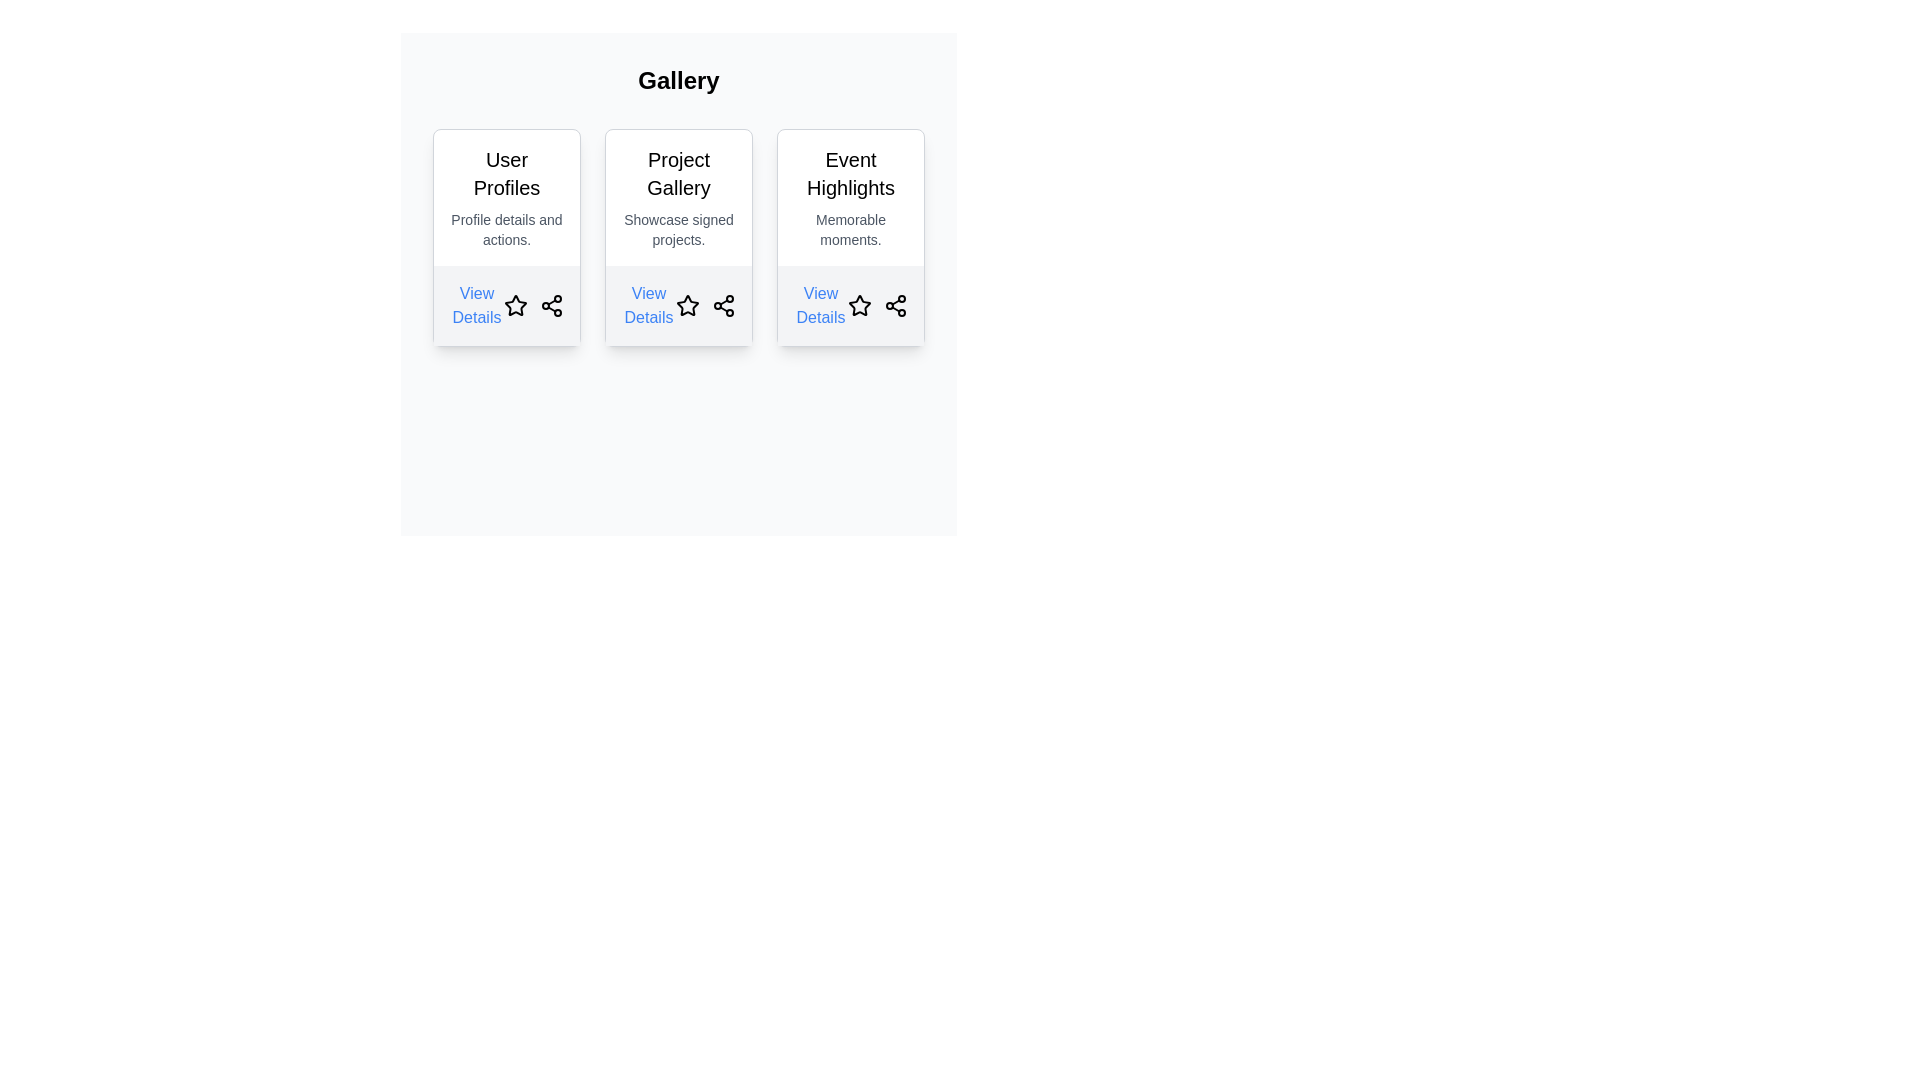 The height and width of the screenshot is (1080, 1920). I want to click on the 'User Profiles' text label, which is prominently styled in bold font and located at the top-left section of the interface, within the leftmost card above additional descriptive text, so click(507, 172).